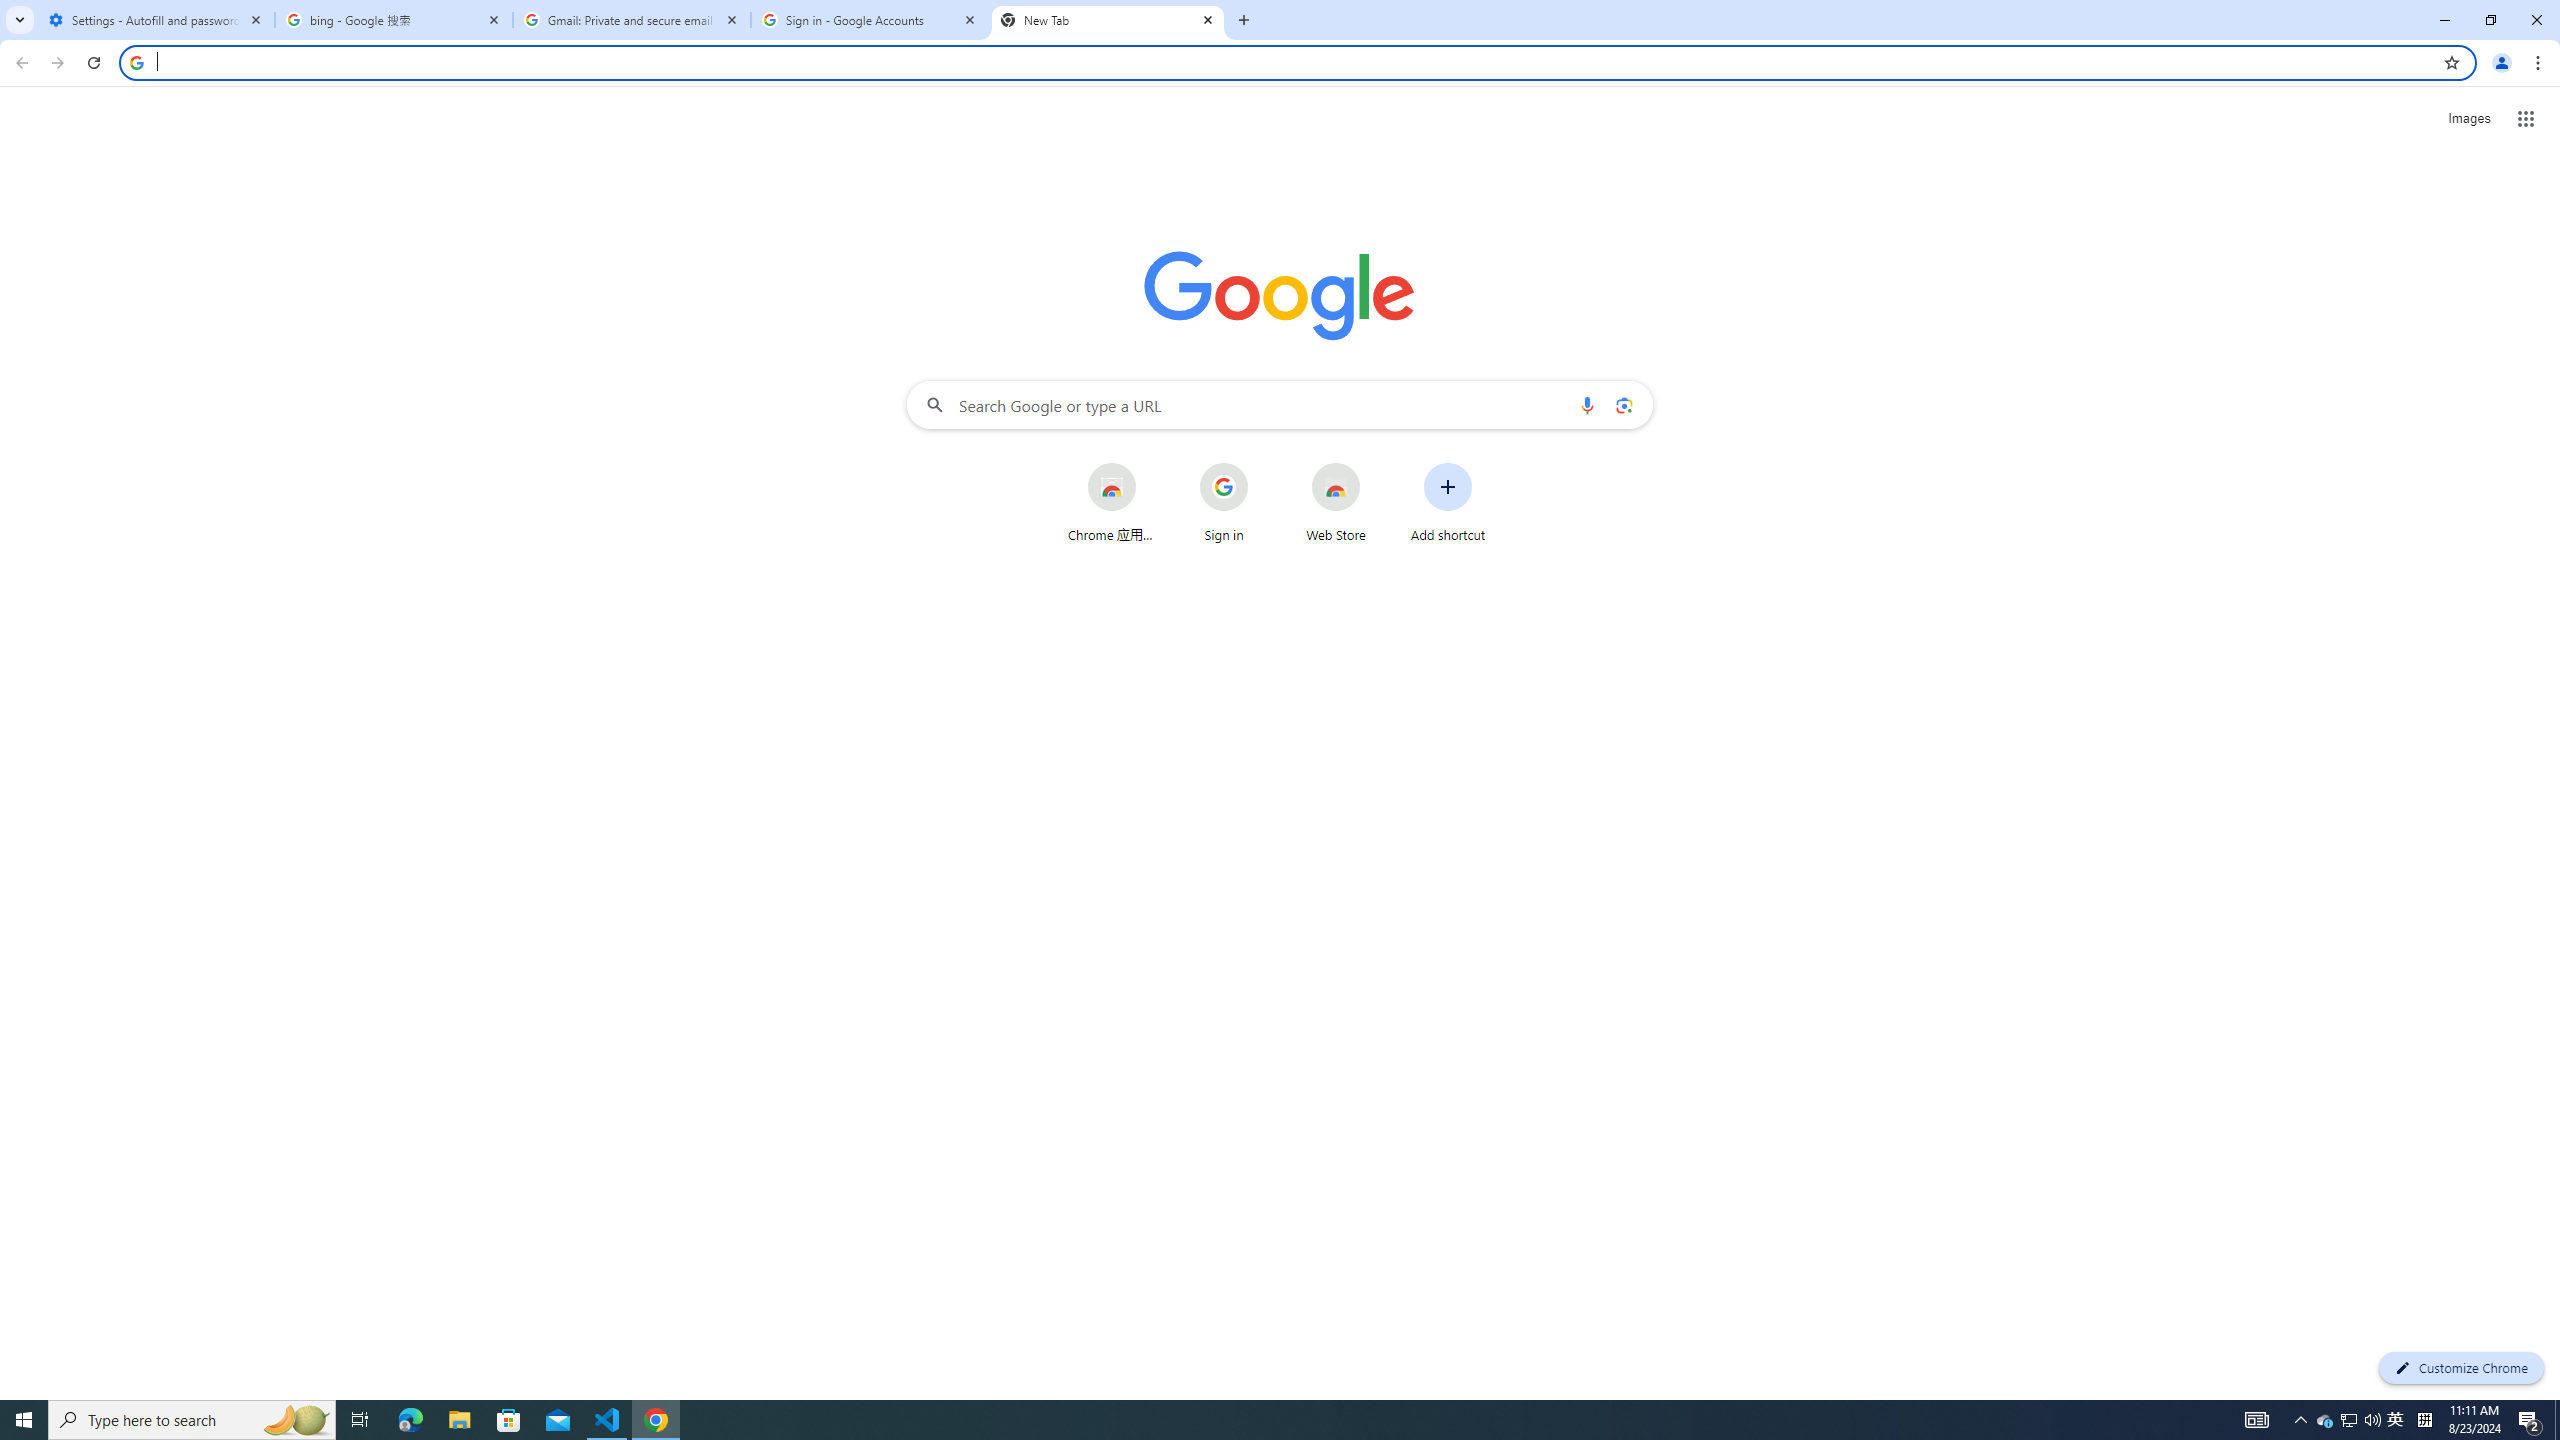 The image size is (2560, 1440). Describe the element at coordinates (1336, 501) in the screenshot. I see `'Web Store'` at that location.